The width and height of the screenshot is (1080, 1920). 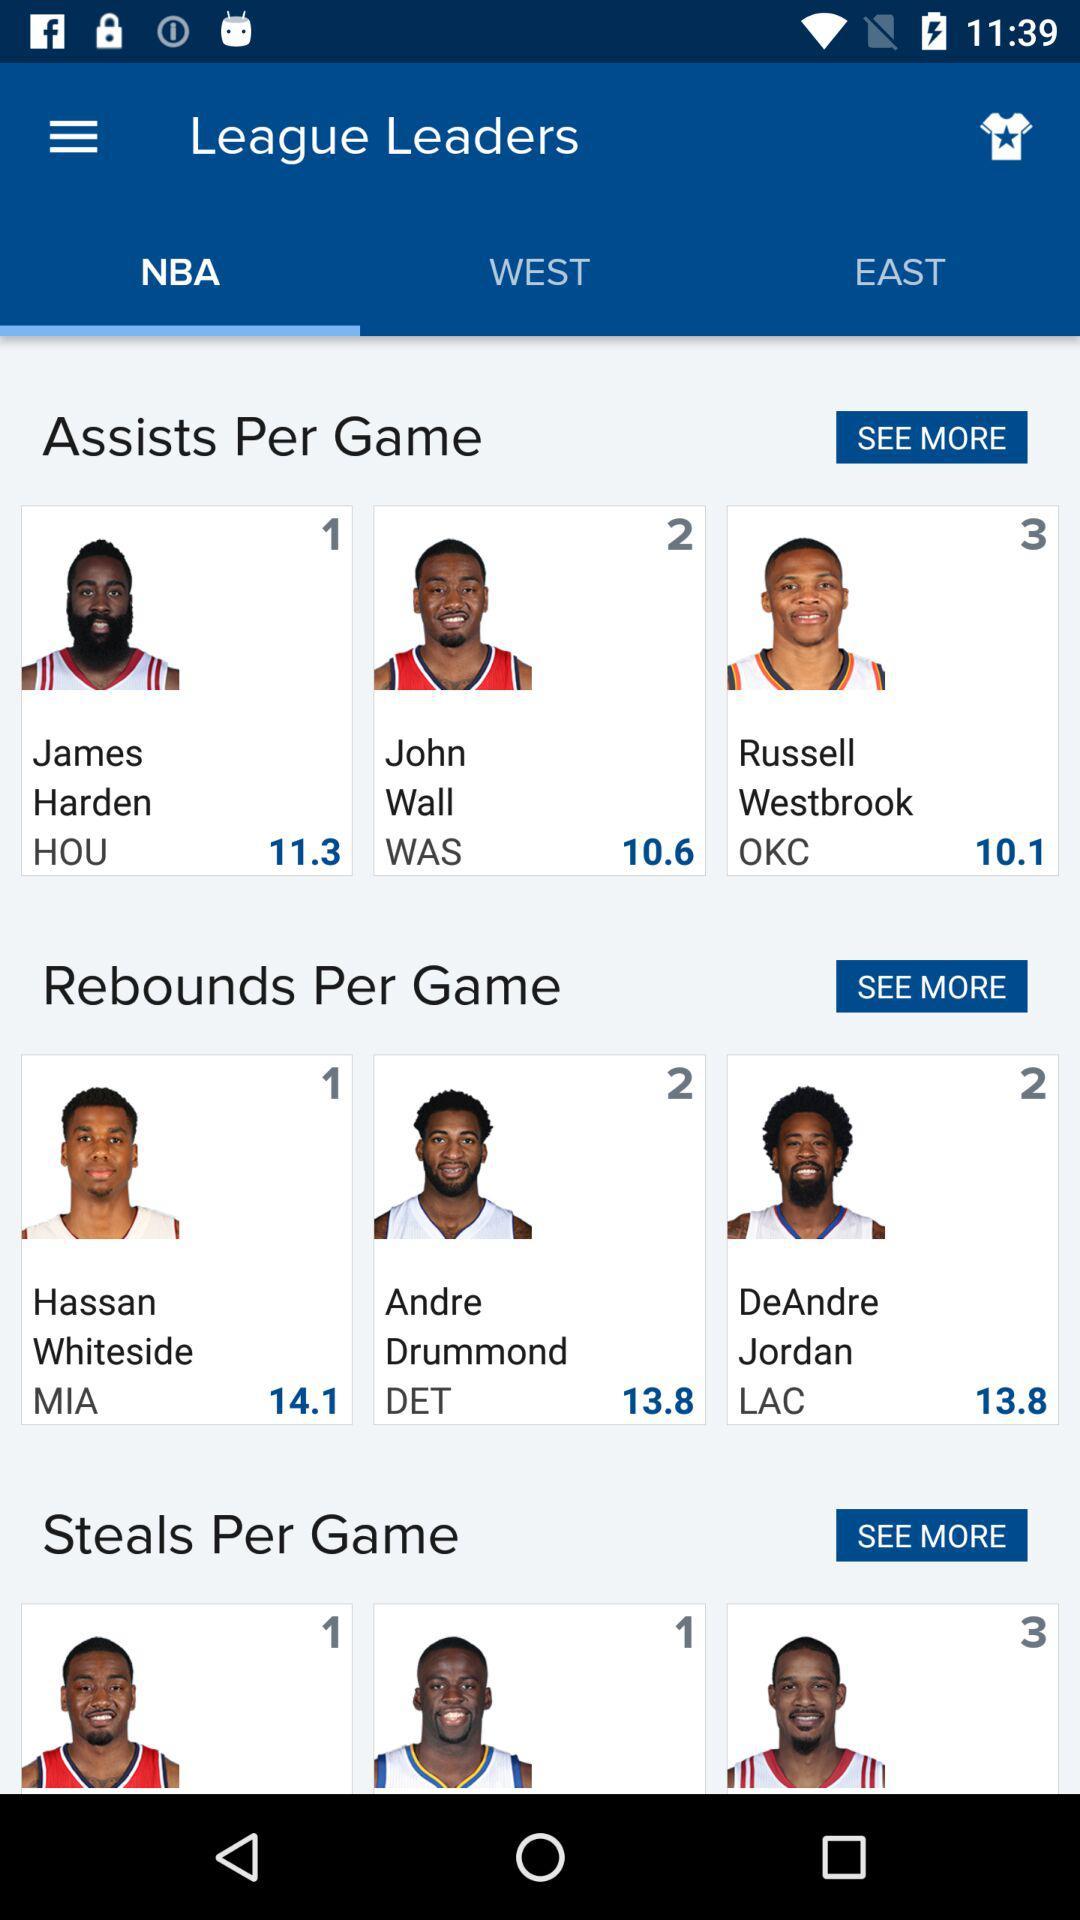 What do you see at coordinates (100, 1698) in the screenshot?
I see `the bottom left image` at bounding box center [100, 1698].